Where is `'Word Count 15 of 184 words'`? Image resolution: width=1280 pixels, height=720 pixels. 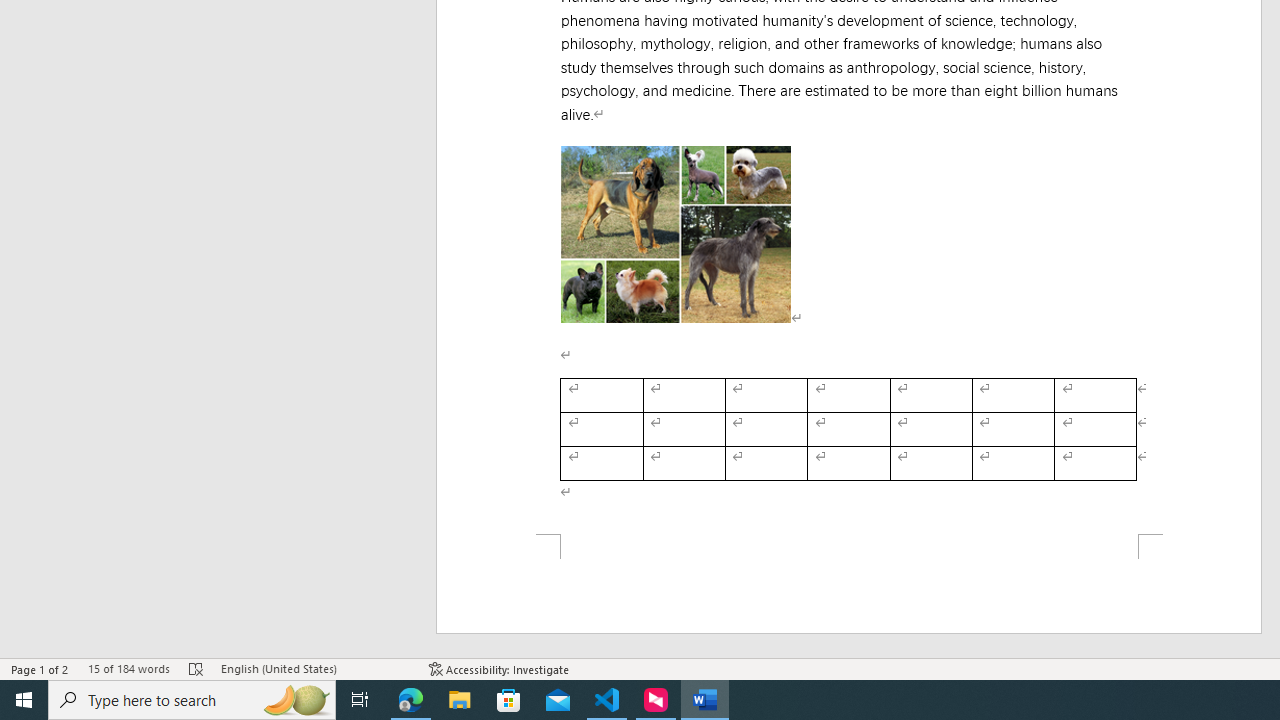
'Word Count 15 of 184 words' is located at coordinates (127, 669).